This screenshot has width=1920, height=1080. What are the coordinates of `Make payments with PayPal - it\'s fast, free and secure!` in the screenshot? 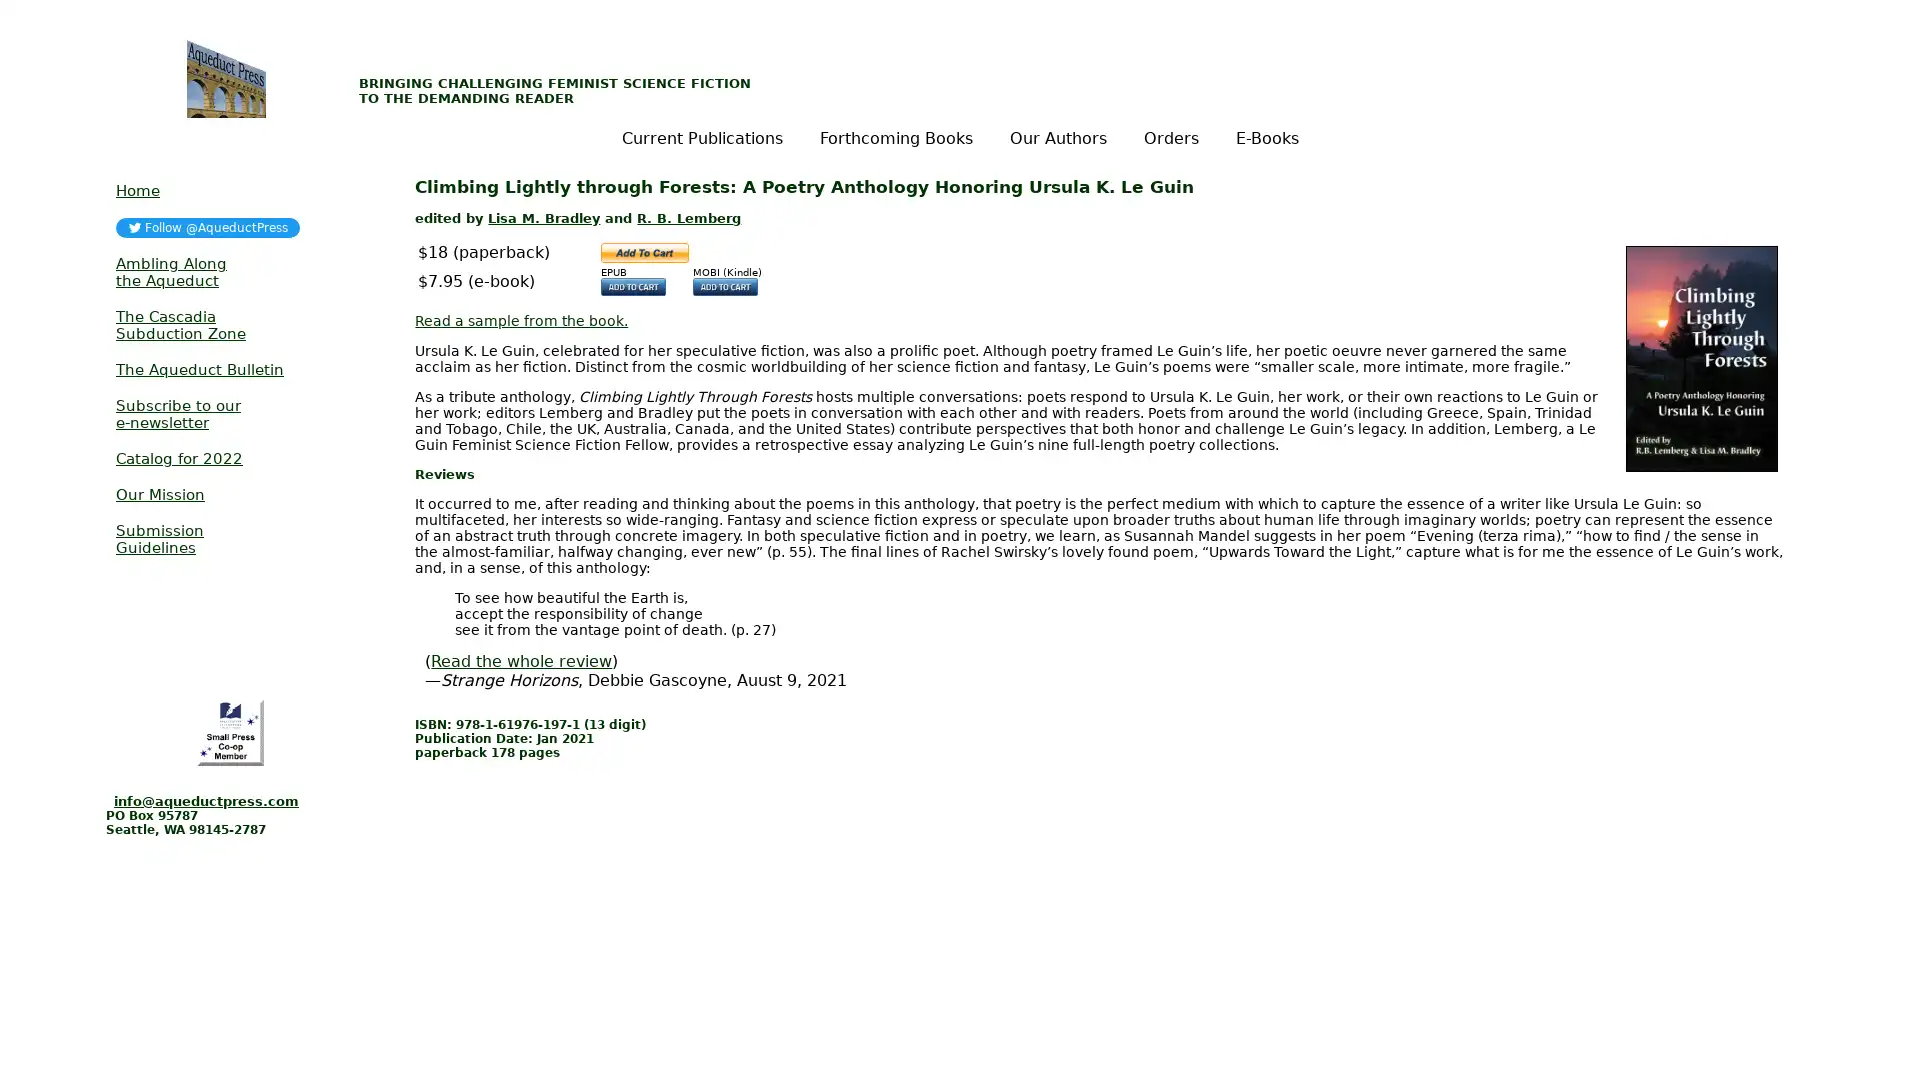 It's located at (644, 250).